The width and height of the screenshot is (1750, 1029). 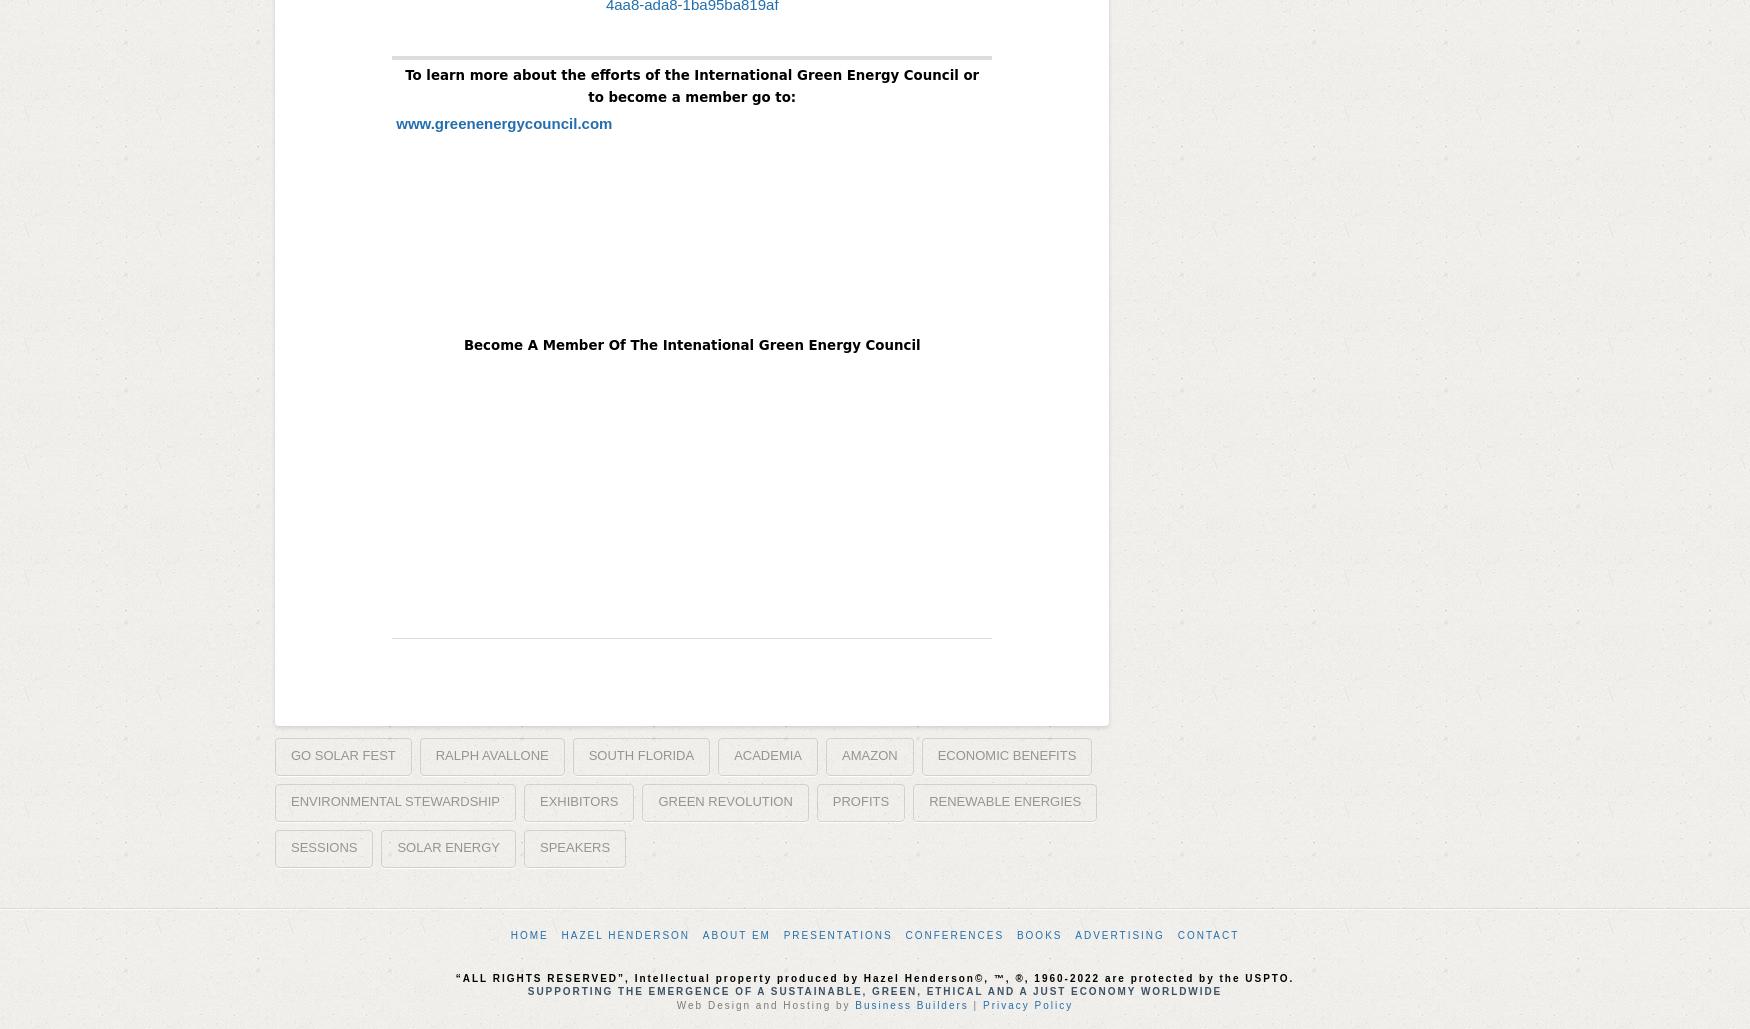 I want to click on 'Business Builders', so click(x=910, y=1003).